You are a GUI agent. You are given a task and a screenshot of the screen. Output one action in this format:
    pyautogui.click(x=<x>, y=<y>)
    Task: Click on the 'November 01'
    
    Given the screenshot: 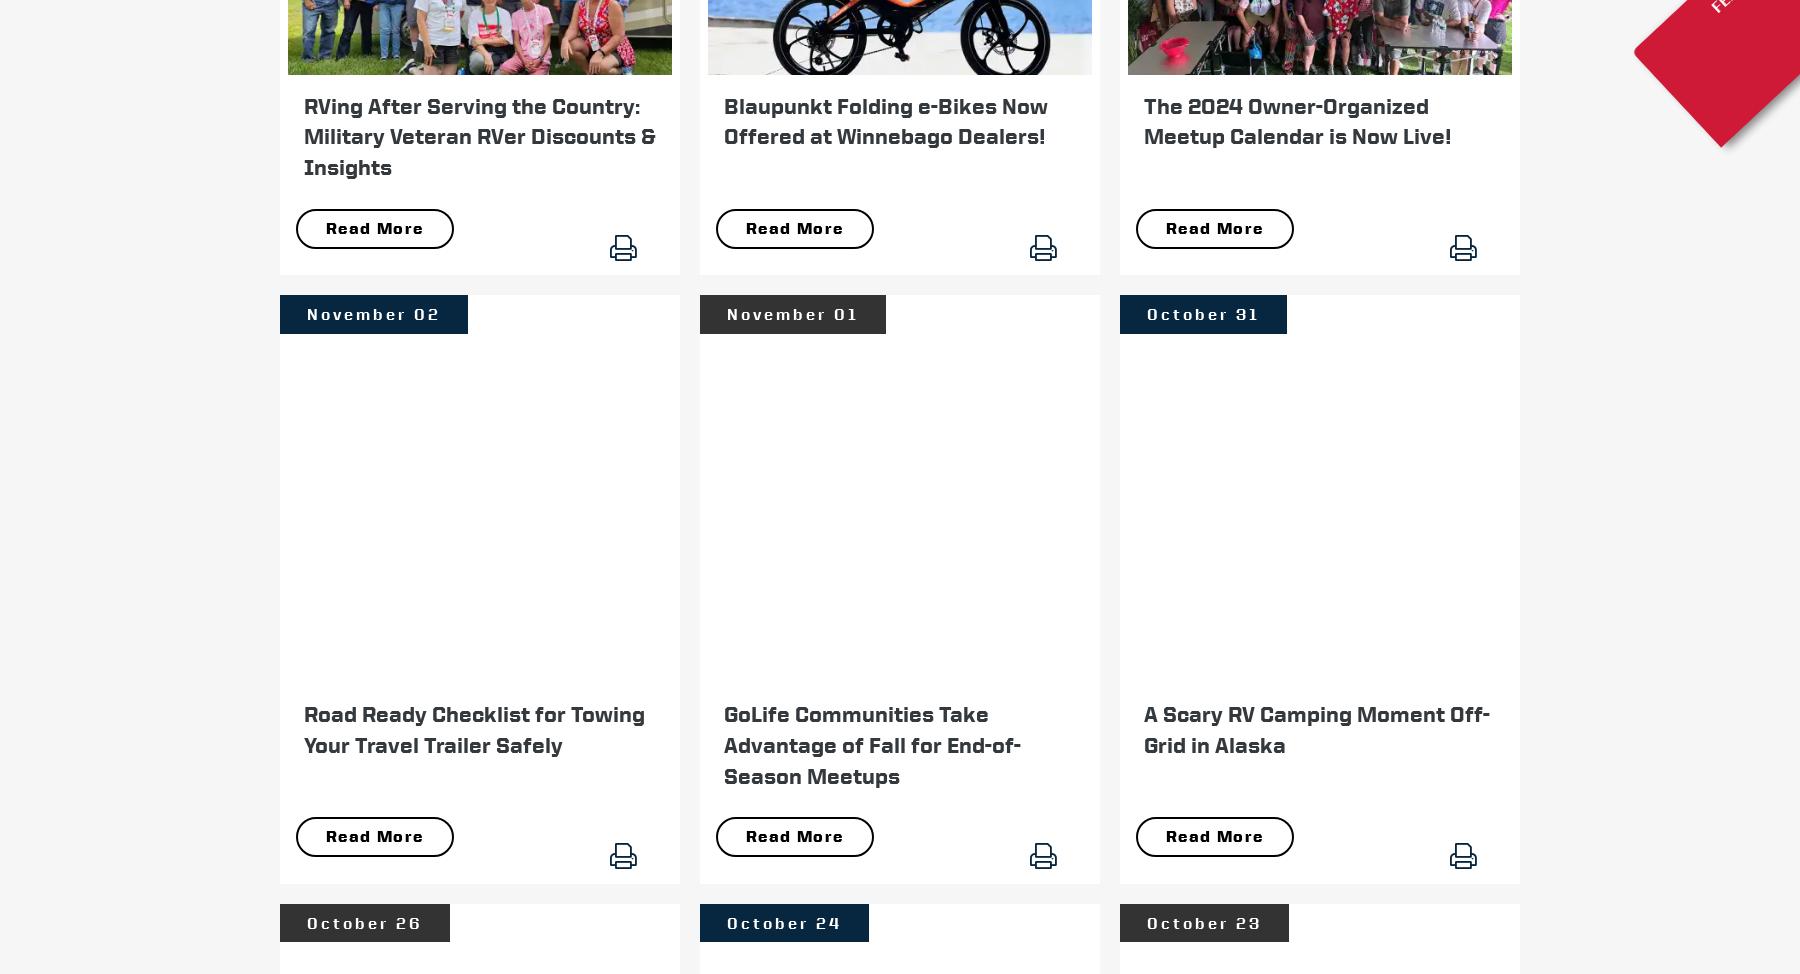 What is the action you would take?
    pyautogui.click(x=793, y=313)
    